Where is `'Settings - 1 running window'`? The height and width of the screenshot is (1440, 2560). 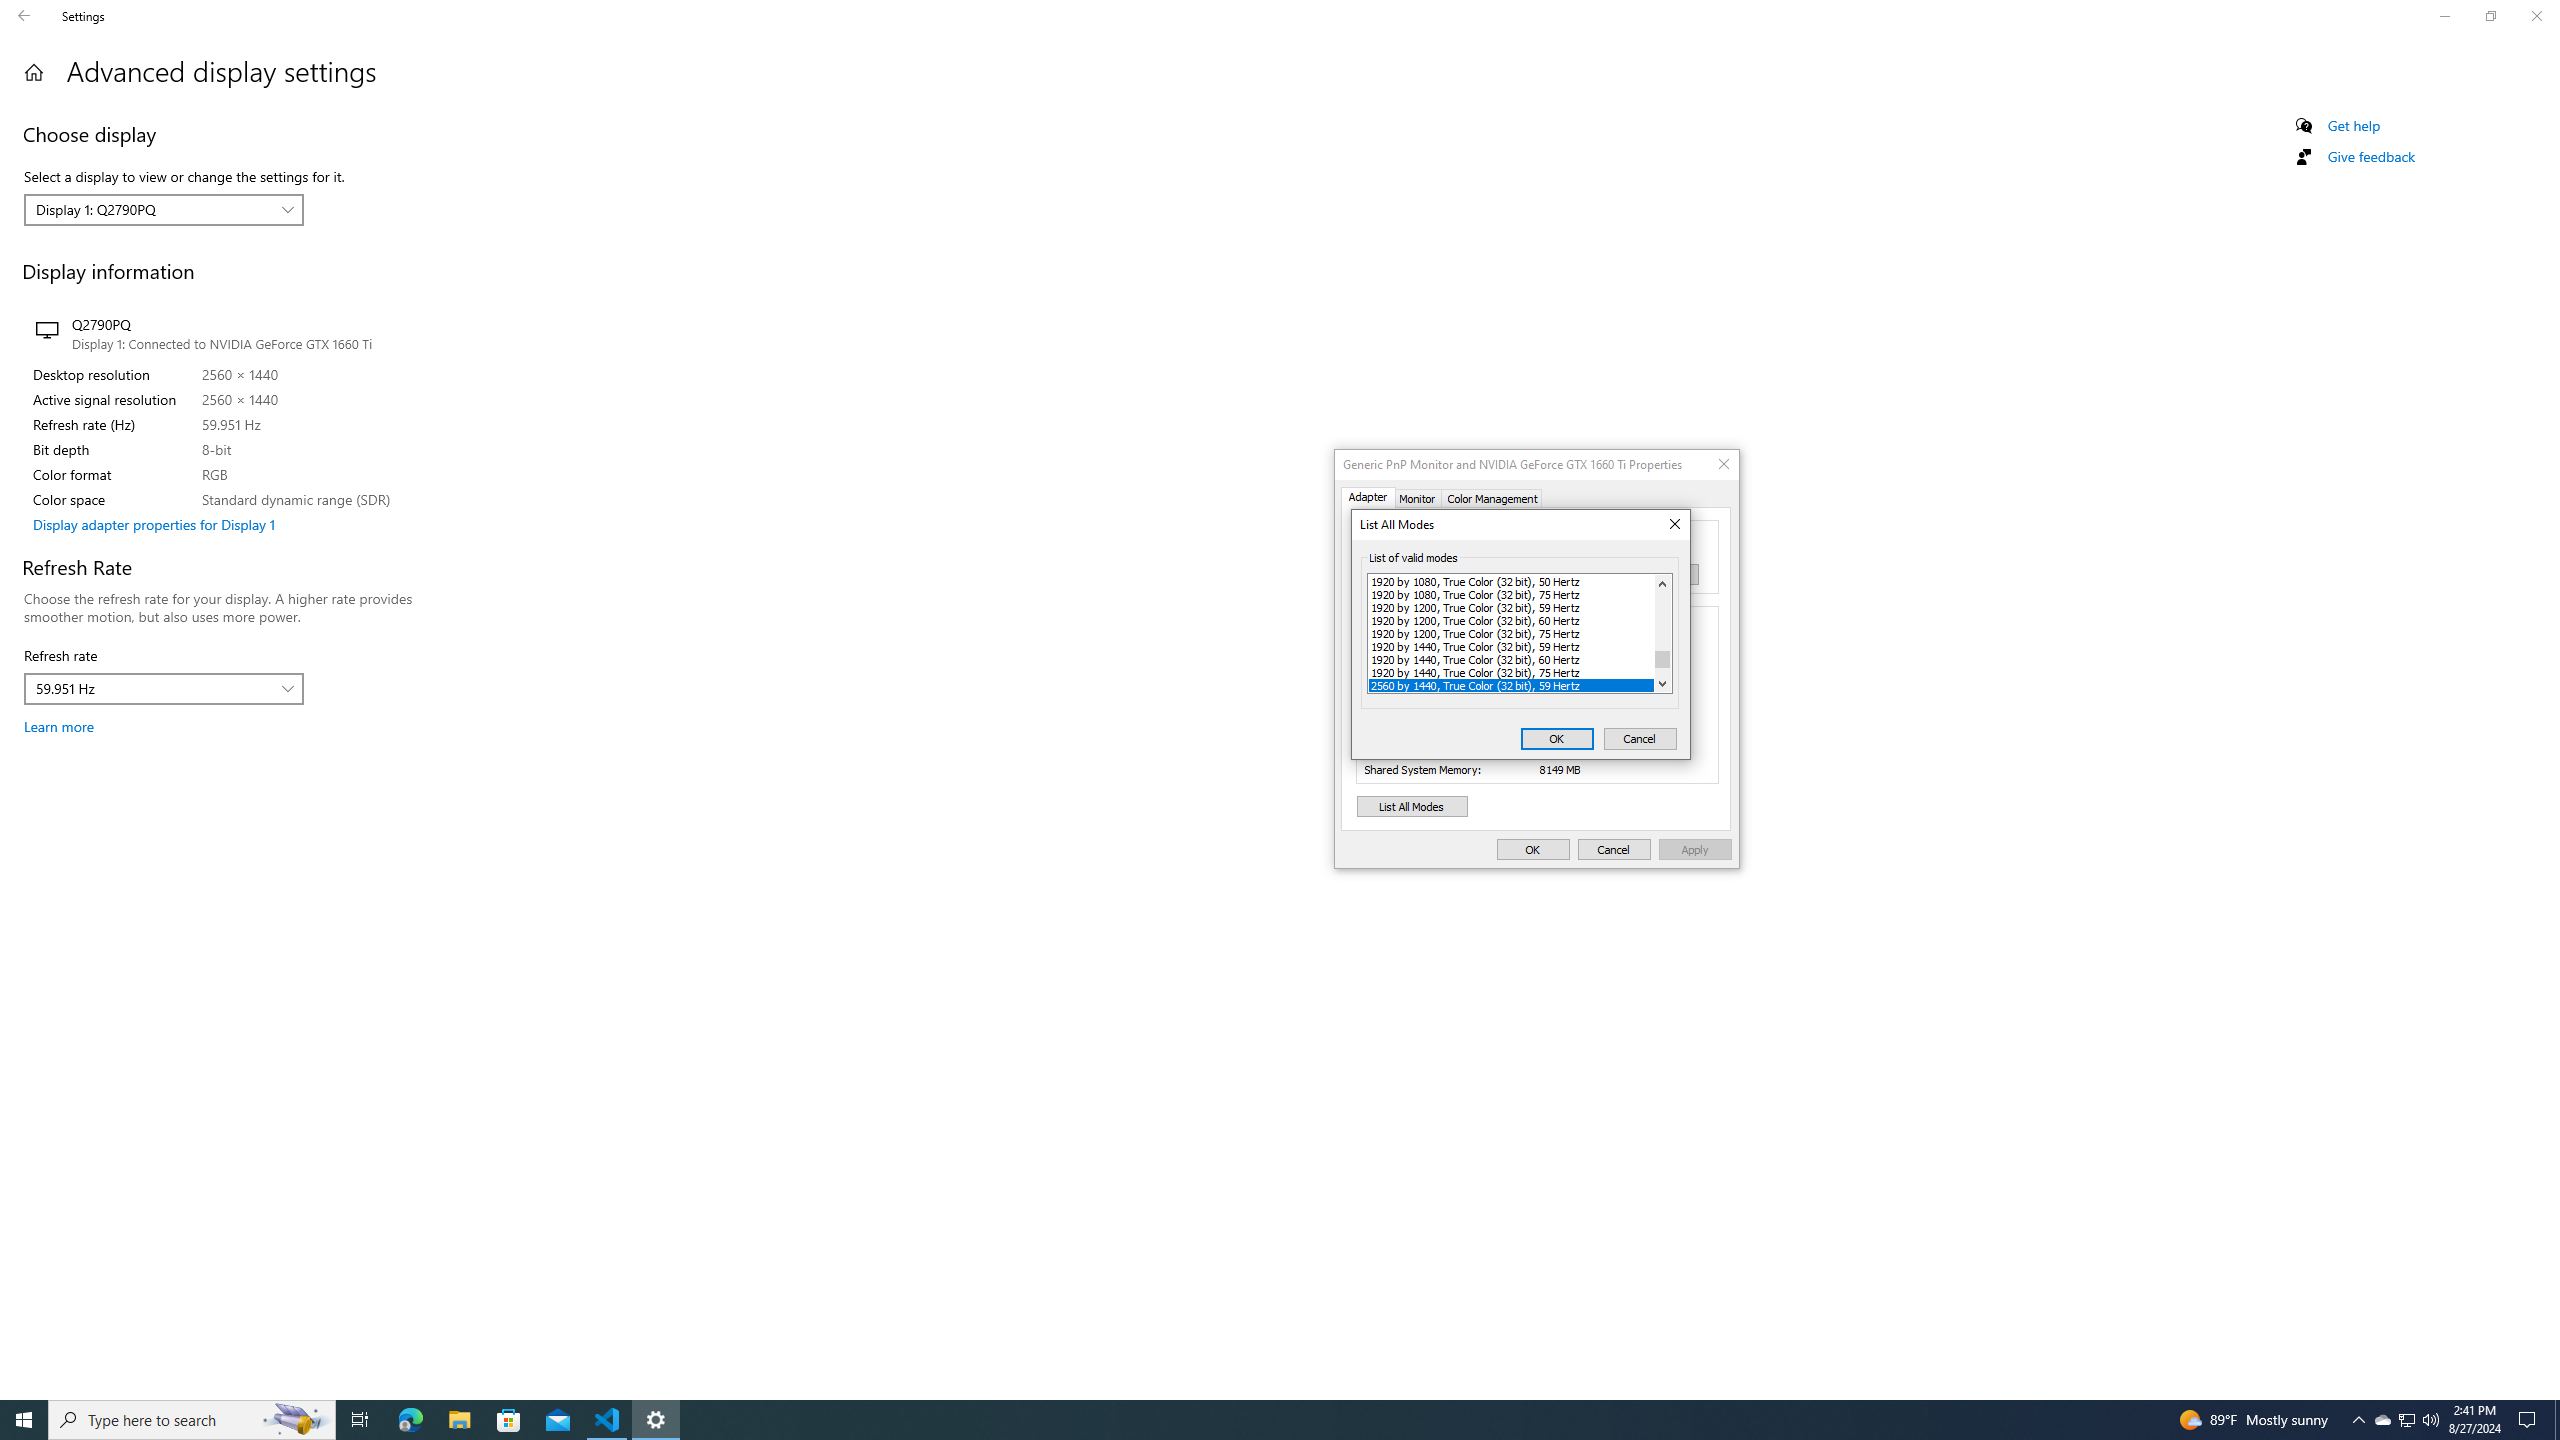
'Settings - 1 running window' is located at coordinates (656, 1418).